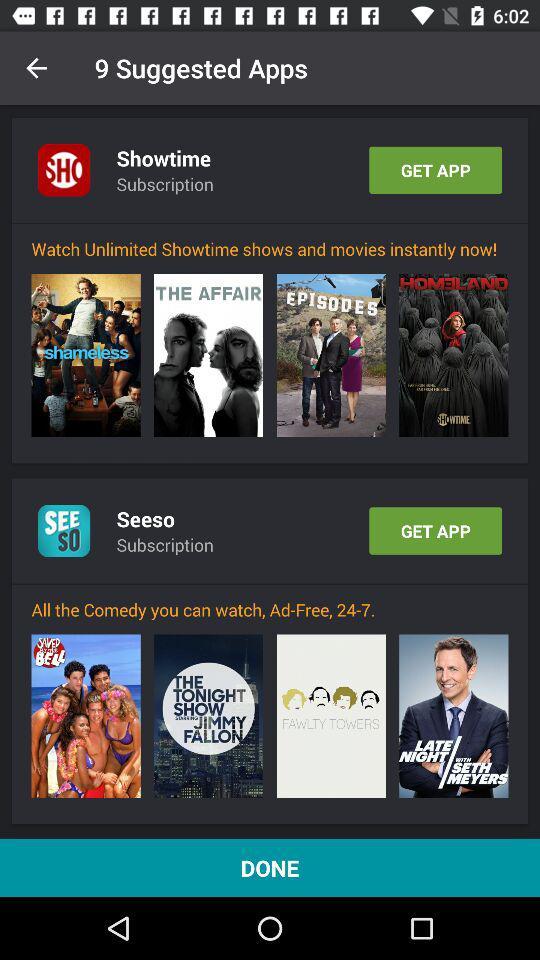 The height and width of the screenshot is (960, 540). What do you see at coordinates (270, 608) in the screenshot?
I see `all the comedy item` at bounding box center [270, 608].